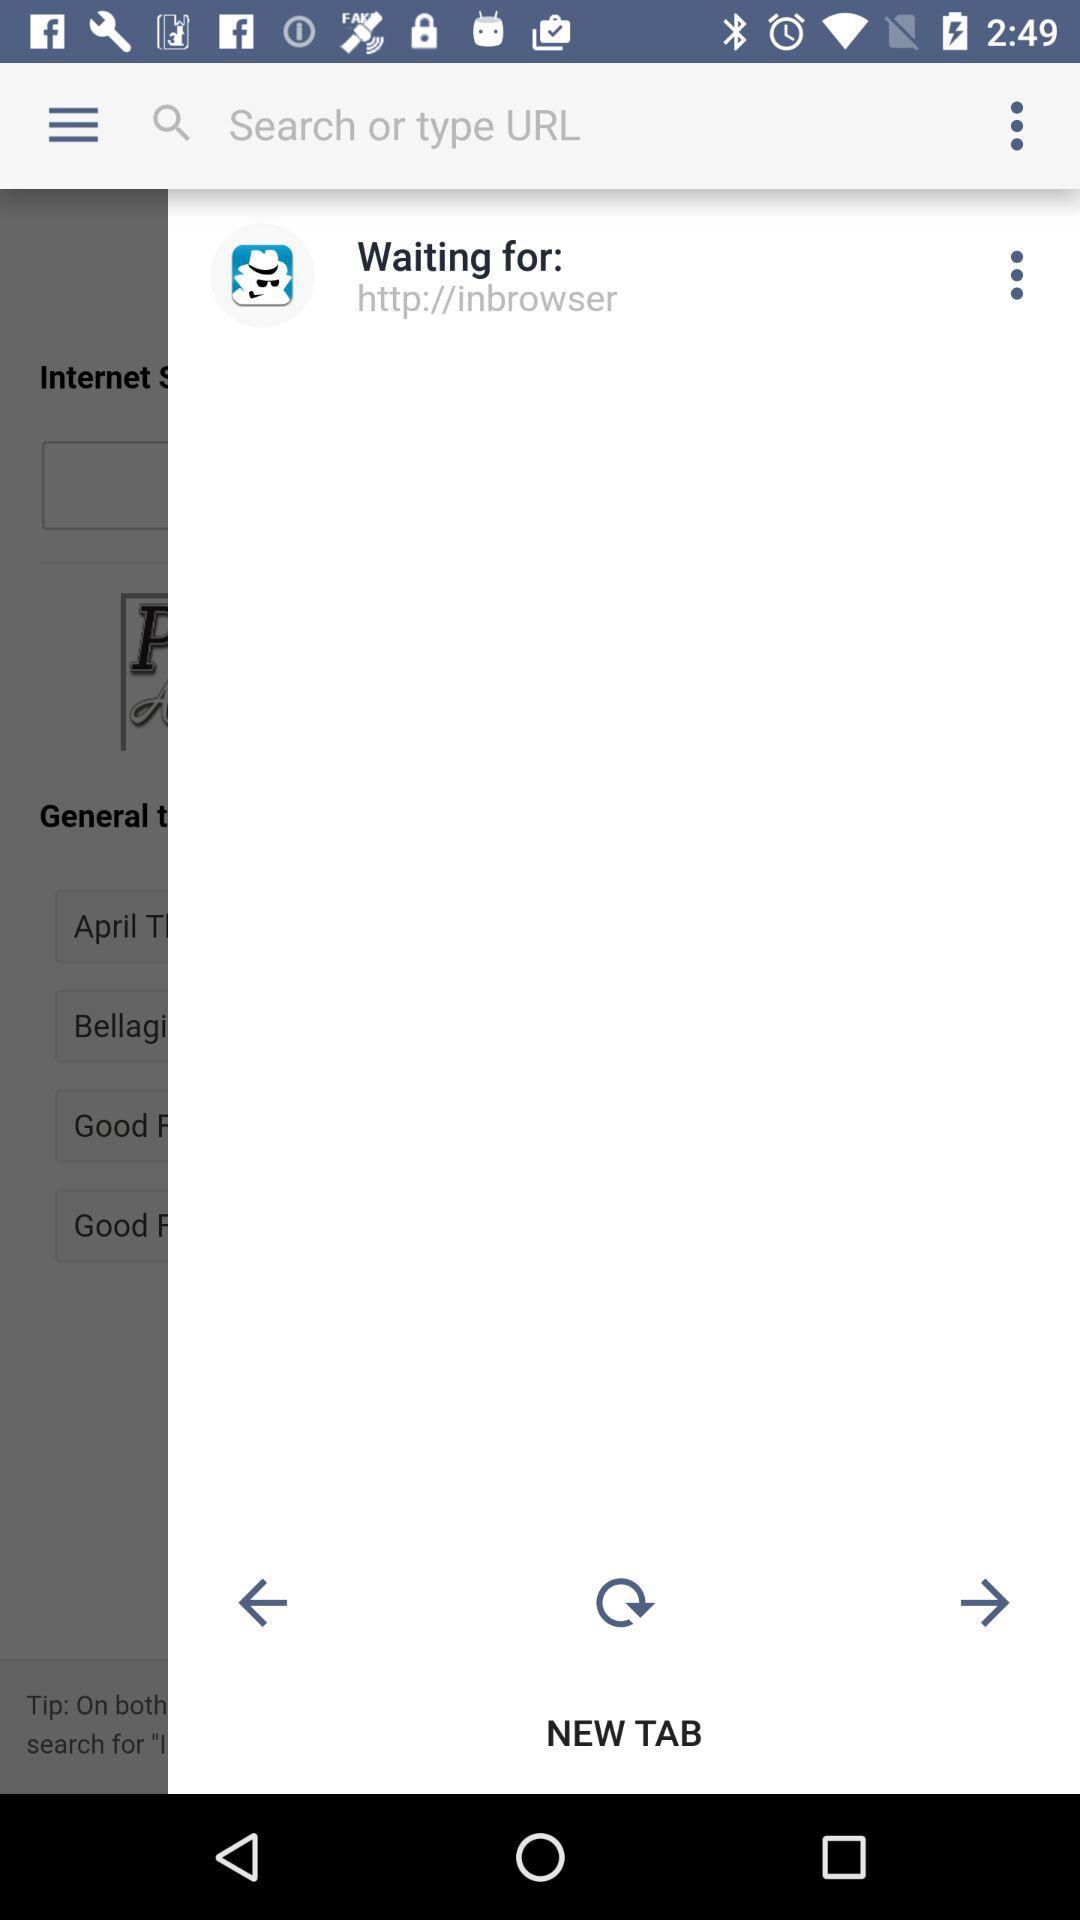 Image resolution: width=1080 pixels, height=1920 pixels. What do you see at coordinates (261, 274) in the screenshot?
I see `icon to the left of the waiting for: item` at bounding box center [261, 274].